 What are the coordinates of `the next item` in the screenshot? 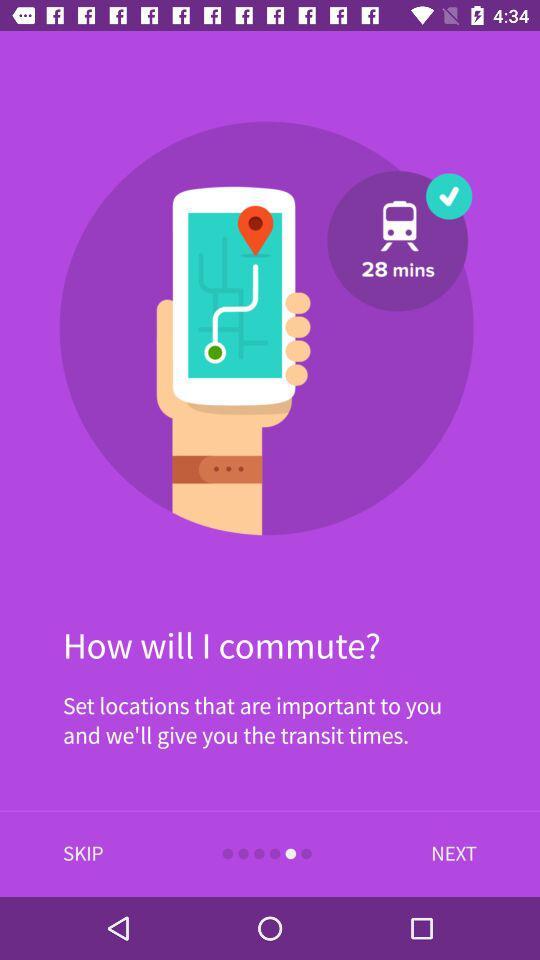 It's located at (449, 853).